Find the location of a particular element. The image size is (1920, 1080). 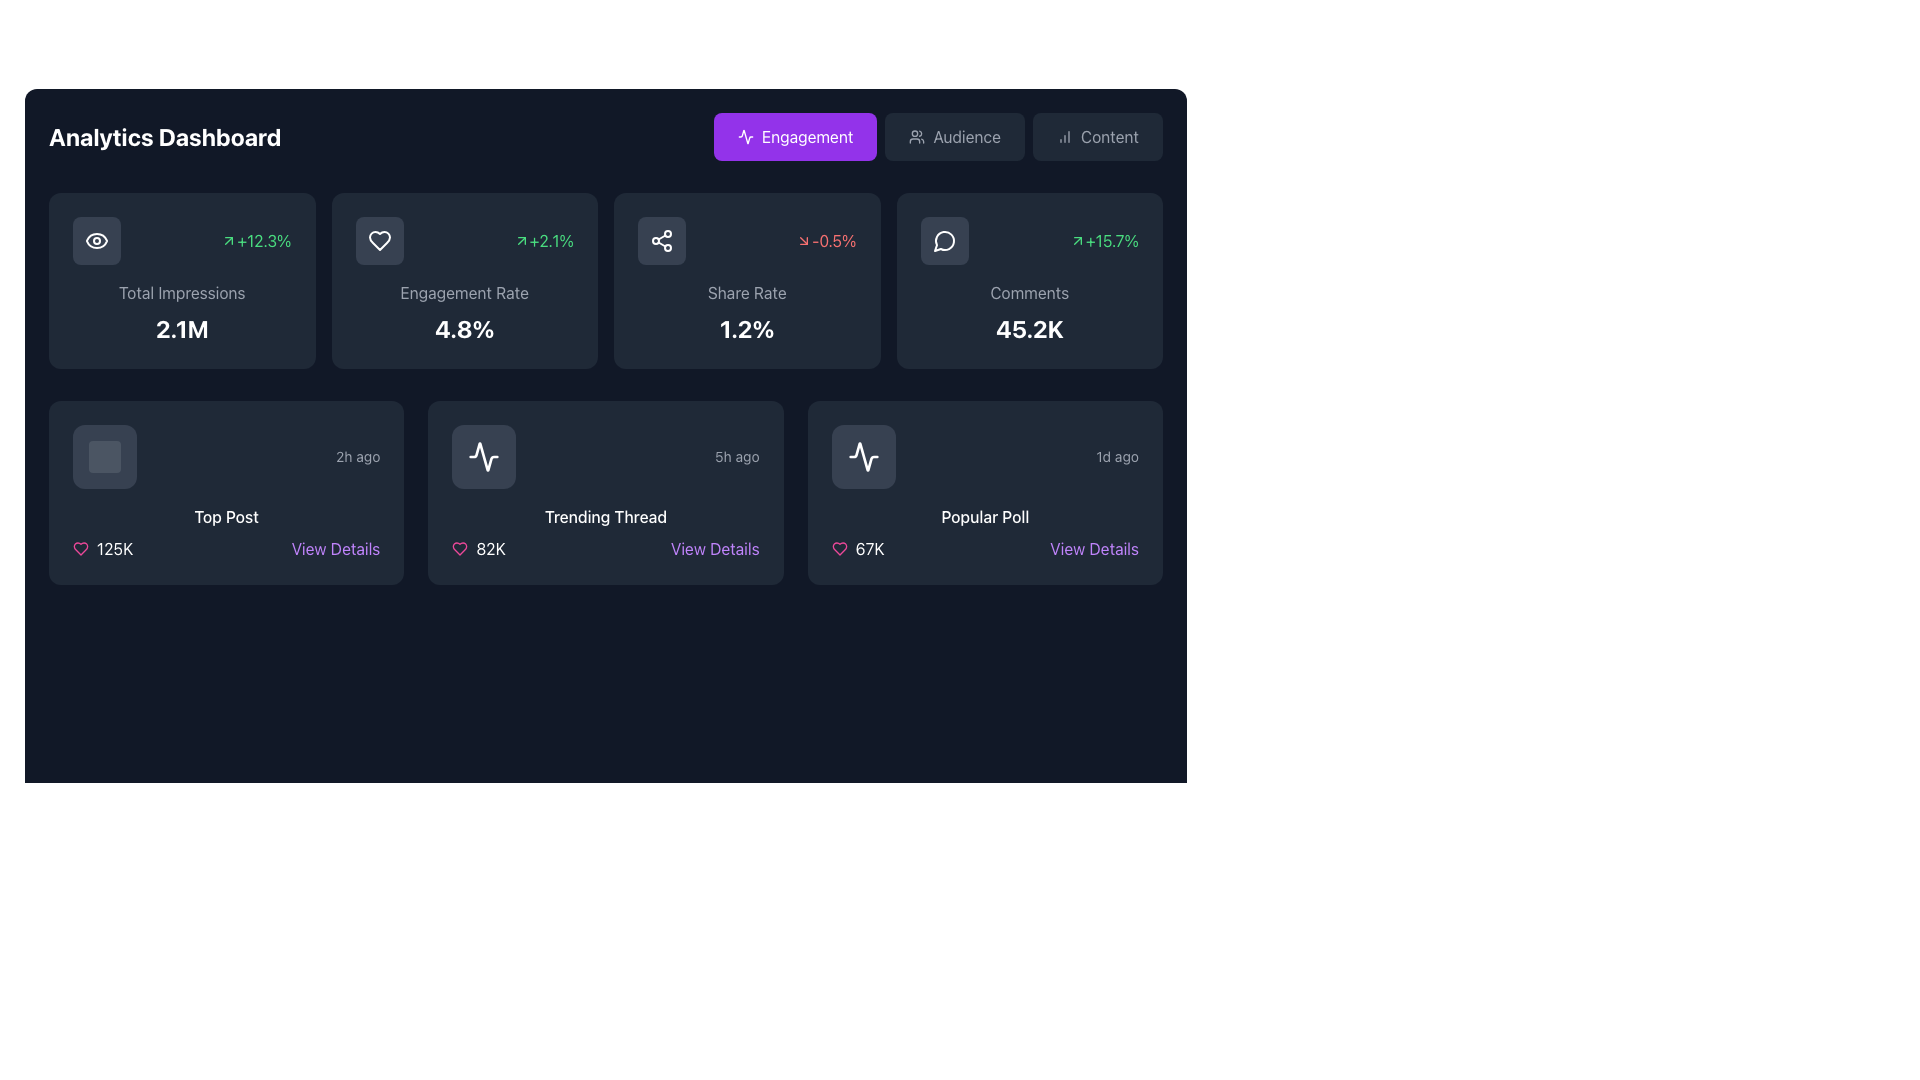

the timestamp label located in the bottom-right corner of the 'Popular Poll' section in the dashboard interface is located at coordinates (1116, 456).